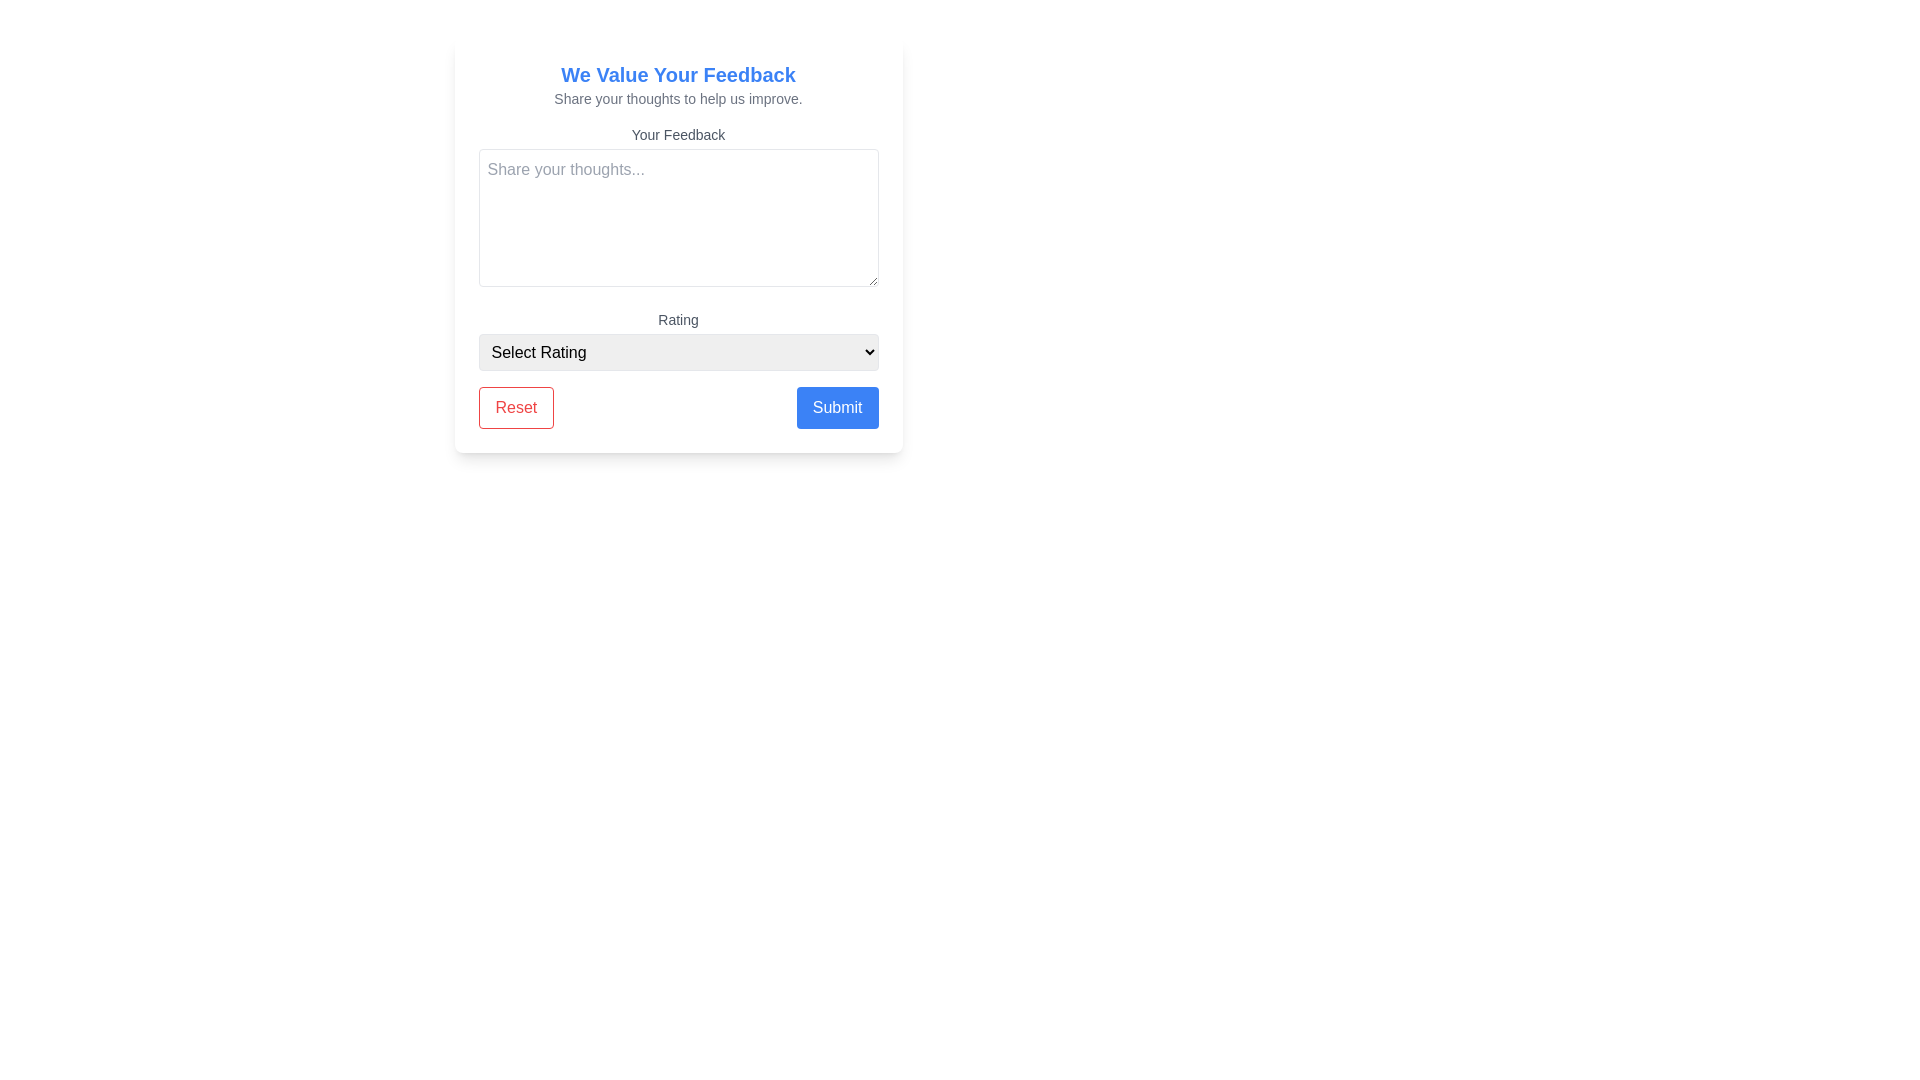 The image size is (1920, 1080). What do you see at coordinates (678, 319) in the screenshot?
I see `the label that indicates the purpose of selecting a rating, positioned between a text input field and a dropdown control in the form layout` at bounding box center [678, 319].